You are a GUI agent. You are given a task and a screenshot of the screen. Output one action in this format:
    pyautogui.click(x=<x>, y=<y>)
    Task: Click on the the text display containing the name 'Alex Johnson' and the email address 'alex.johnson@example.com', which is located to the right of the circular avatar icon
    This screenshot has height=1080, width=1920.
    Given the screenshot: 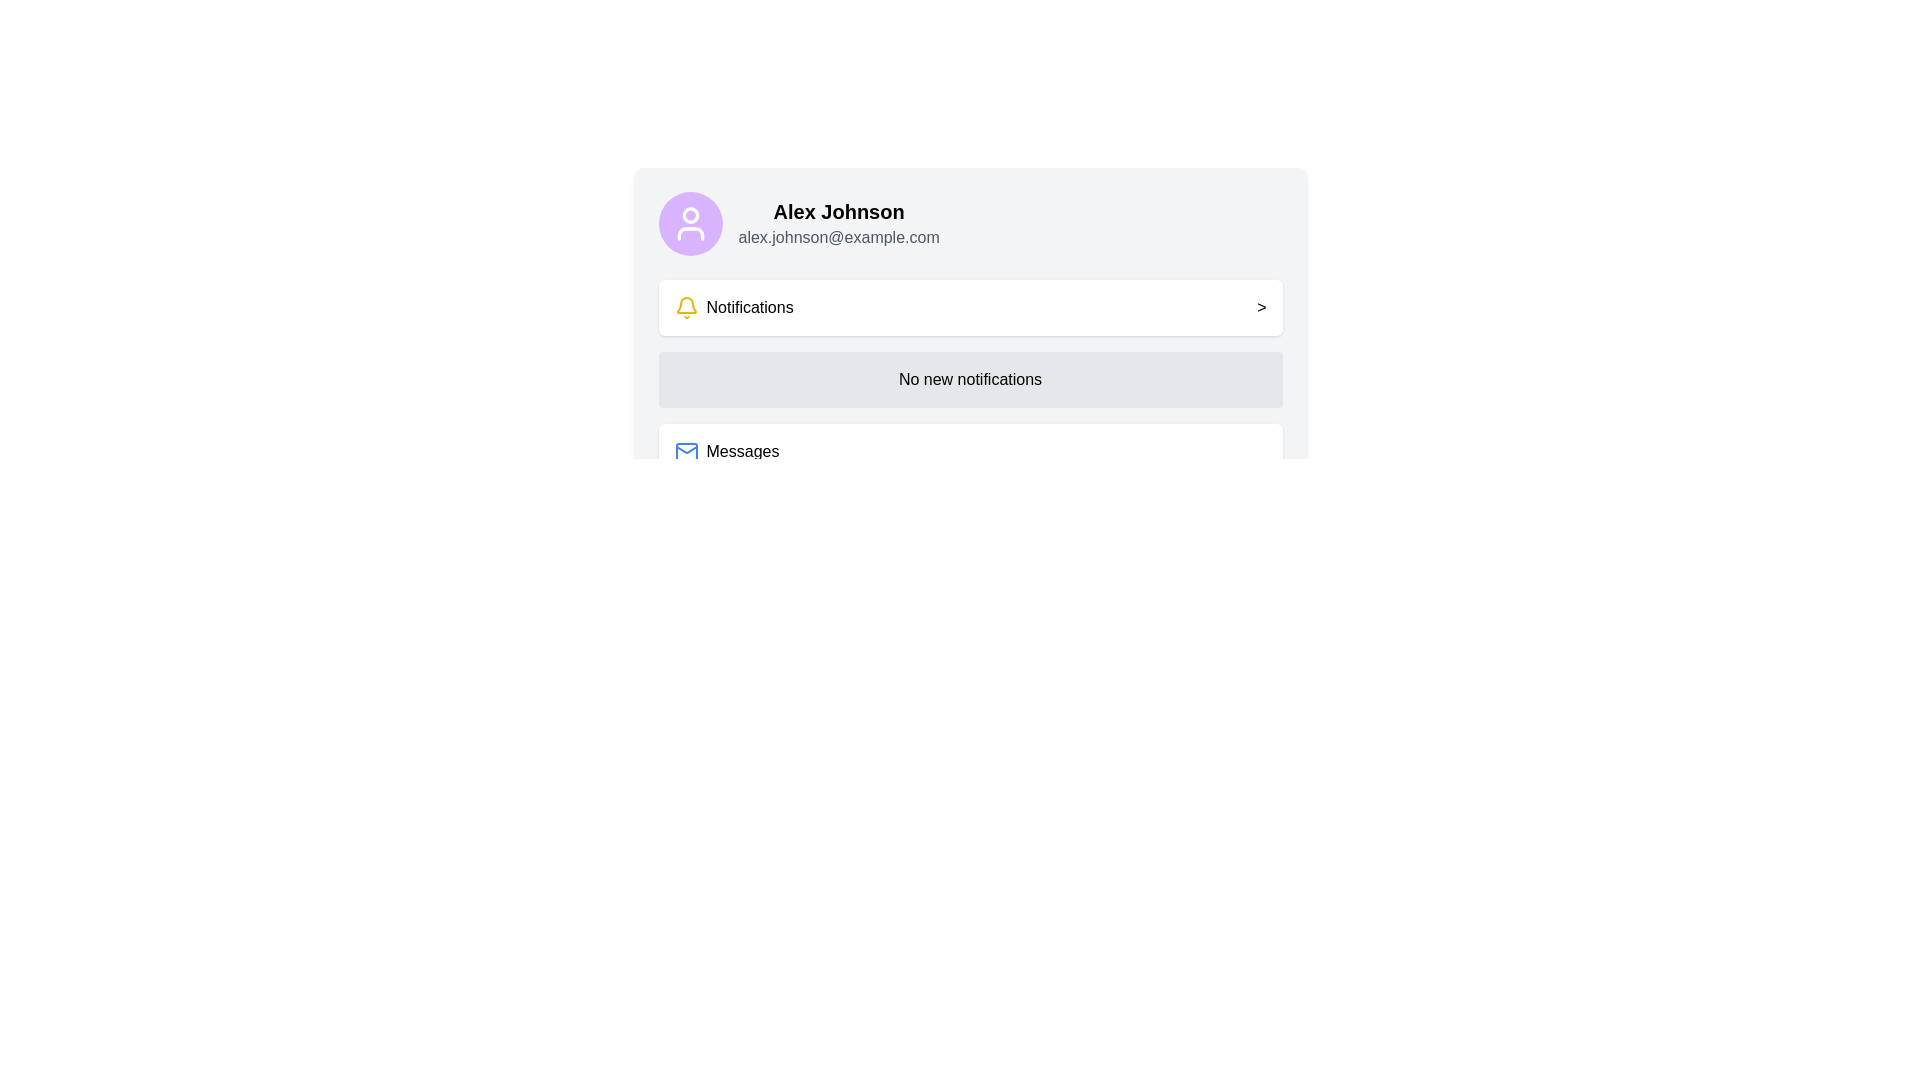 What is the action you would take?
    pyautogui.click(x=839, y=223)
    